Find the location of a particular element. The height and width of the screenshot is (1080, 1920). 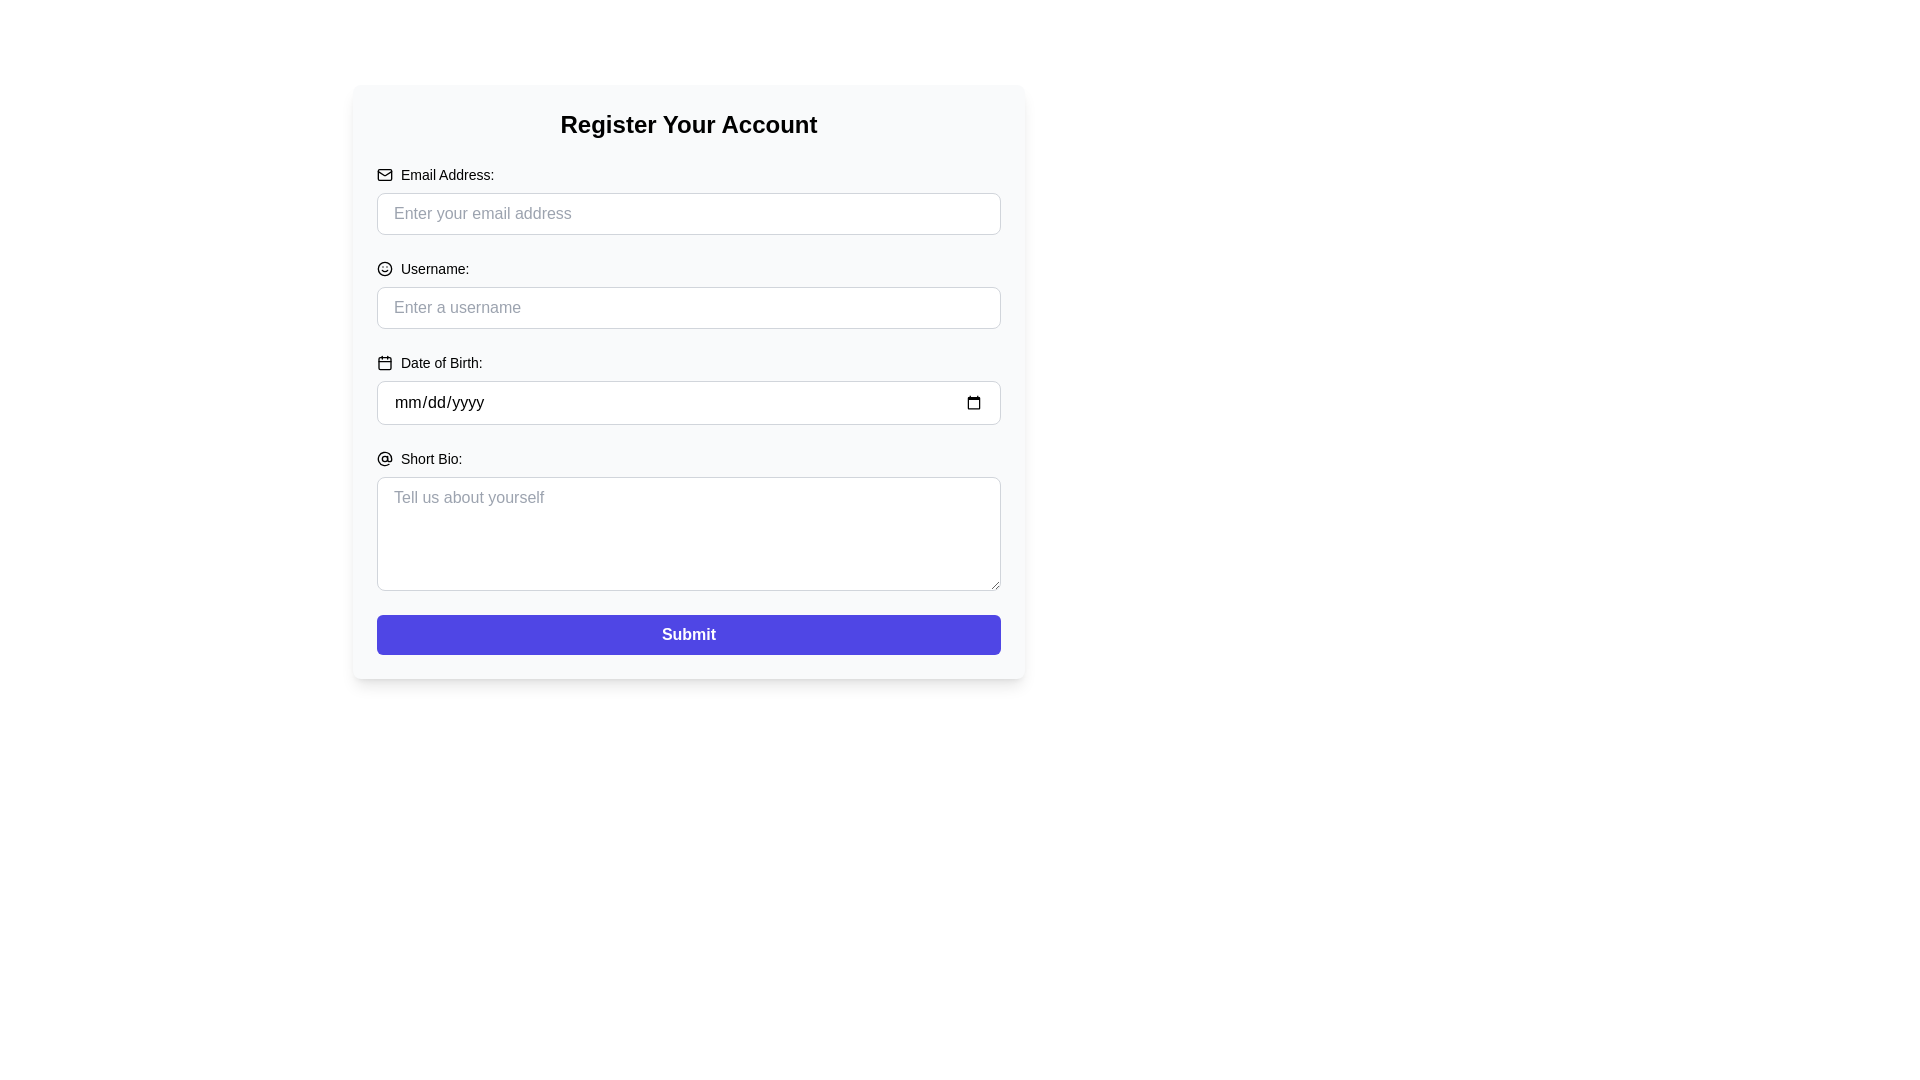

the minimalist envelope icon located in the top-left corner of the email address input label in the registration form is located at coordinates (384, 173).